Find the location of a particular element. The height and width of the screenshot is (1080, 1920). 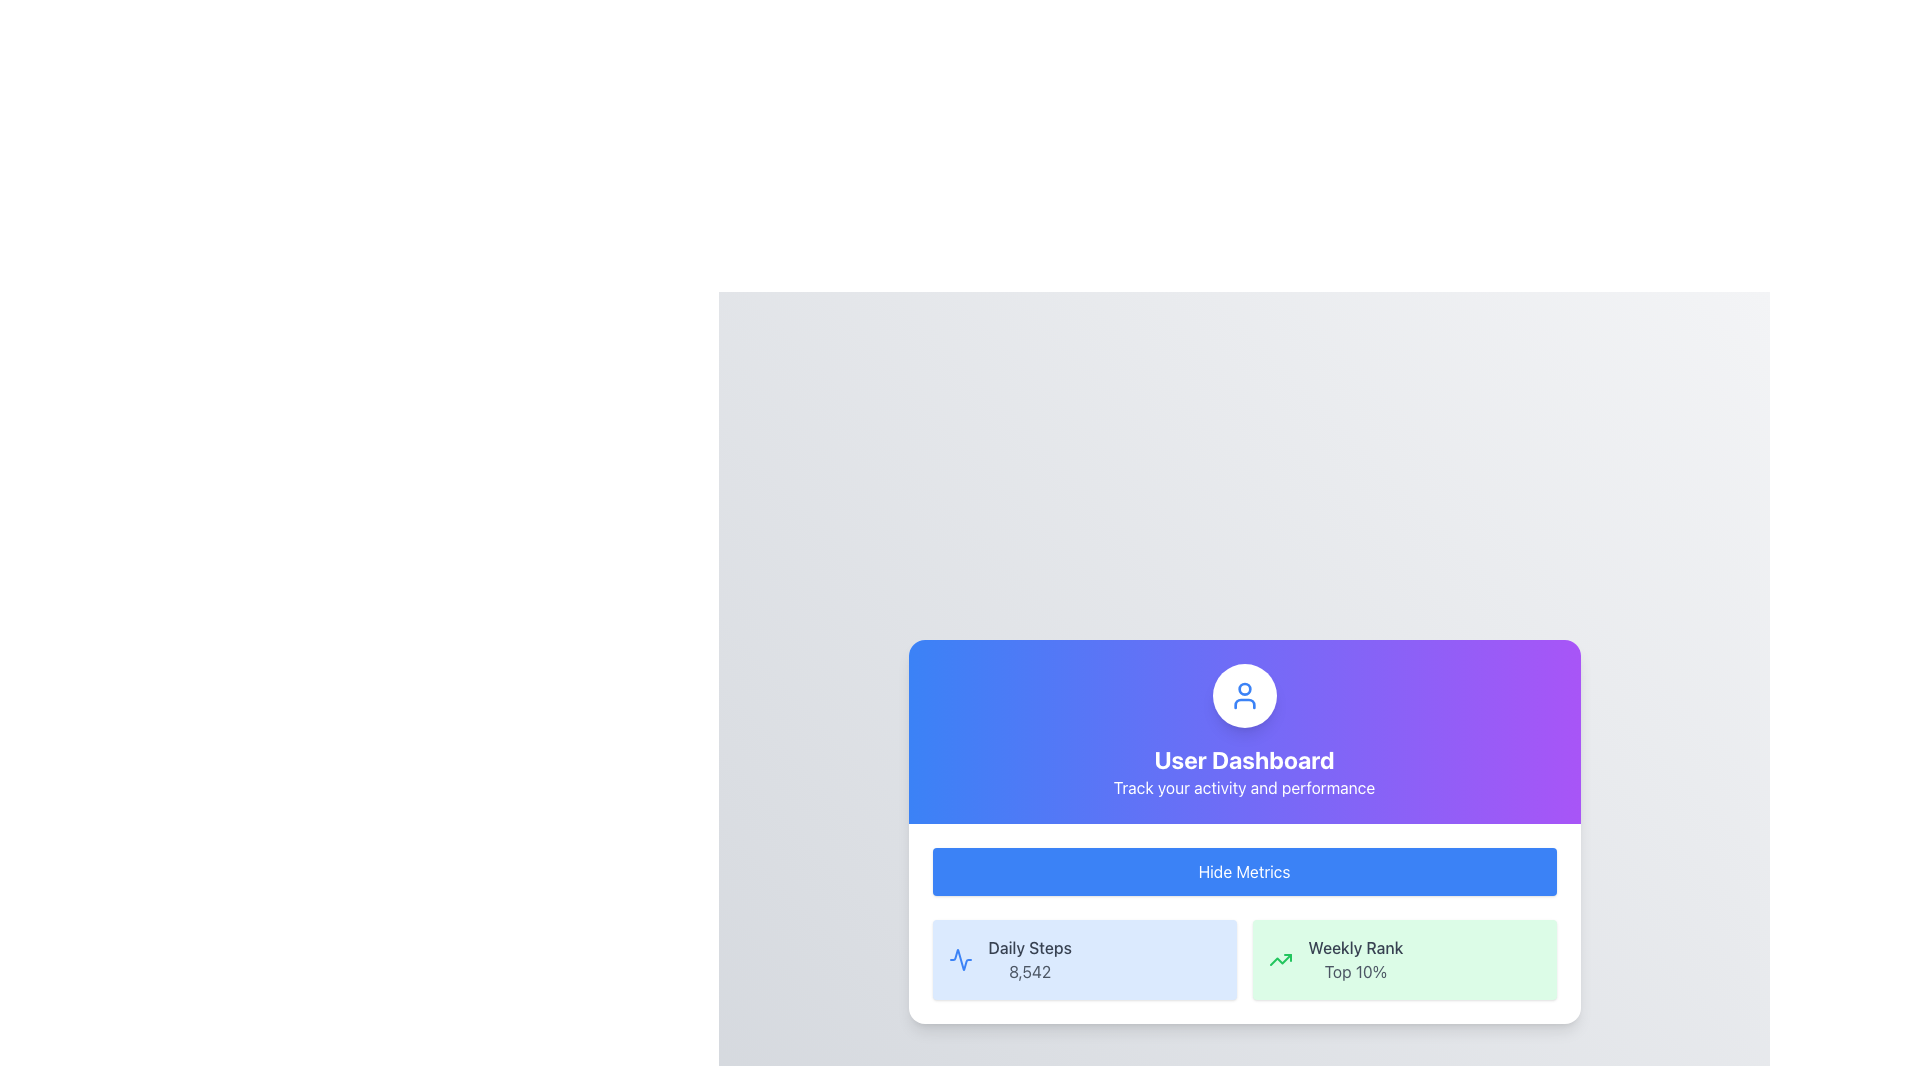

the blue SVG icon resembling a line graph or waveform emblem located in the bottom-left section of the user dashboard panel, aligned with the 'Daily Steps' card is located at coordinates (960, 959).